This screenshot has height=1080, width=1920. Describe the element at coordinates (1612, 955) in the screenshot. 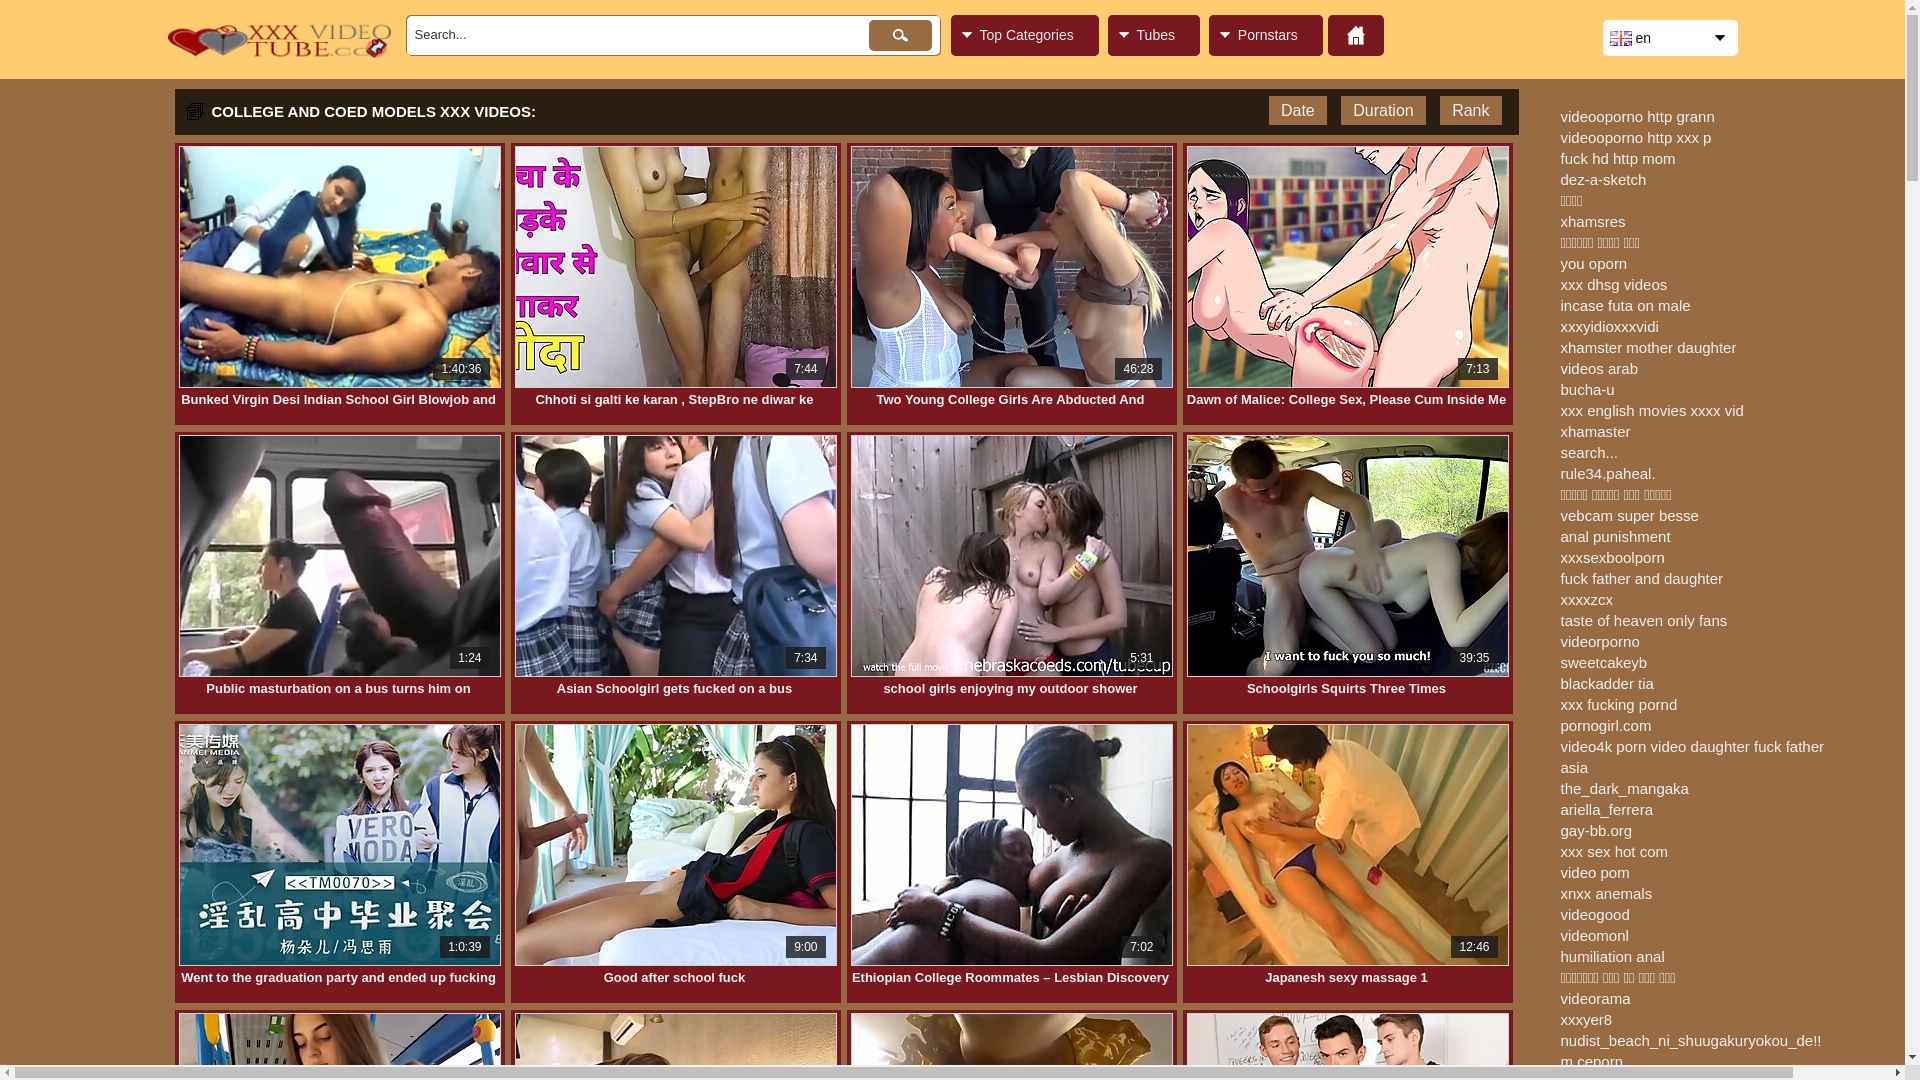

I see `'humiliation anal'` at that location.